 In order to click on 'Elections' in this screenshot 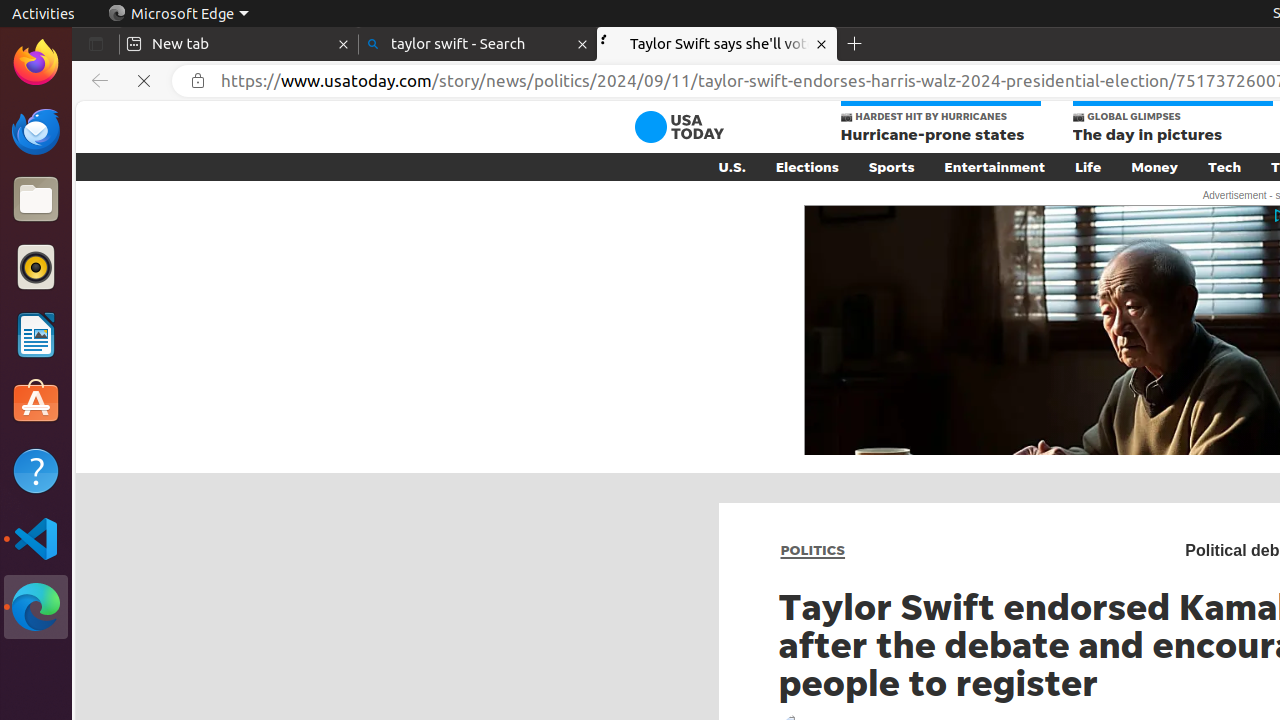, I will do `click(807, 165)`.